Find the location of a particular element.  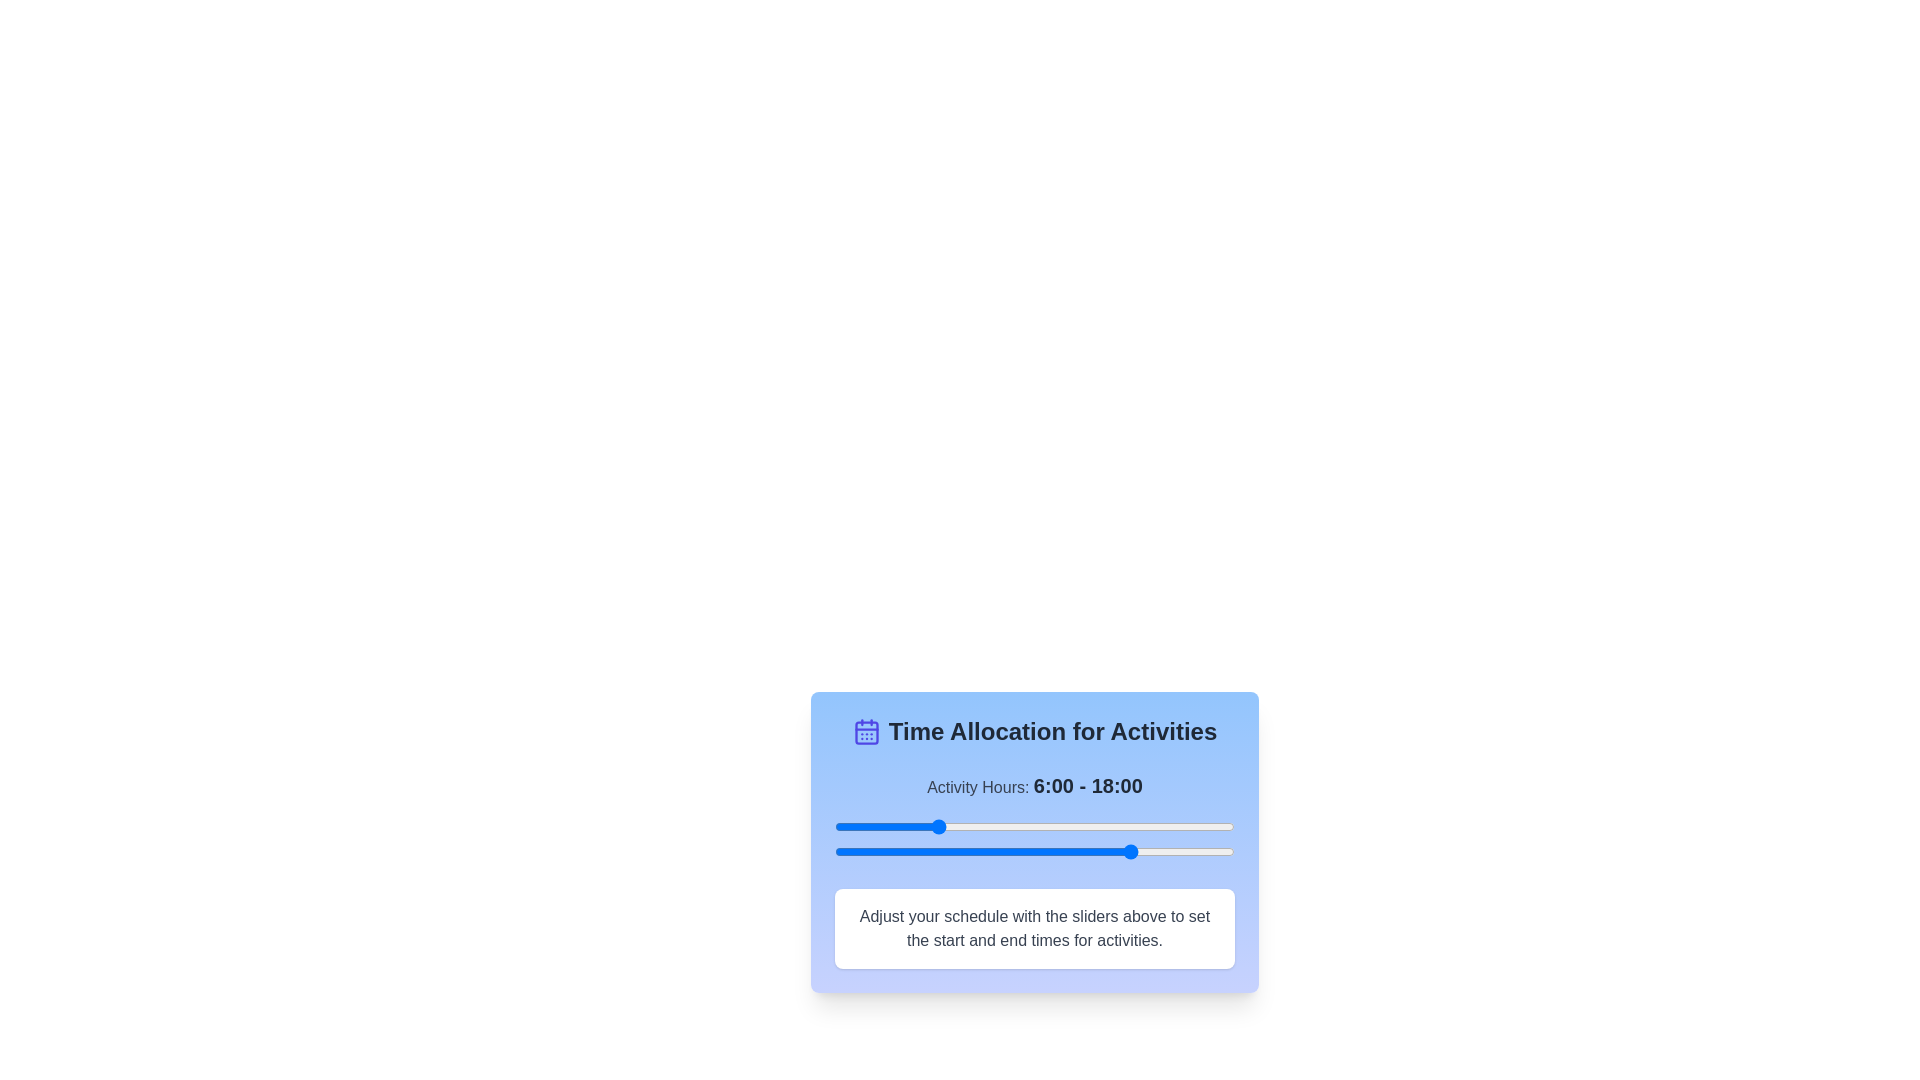

the start time to 13 hours using the left slider is located at coordinates (1050, 826).